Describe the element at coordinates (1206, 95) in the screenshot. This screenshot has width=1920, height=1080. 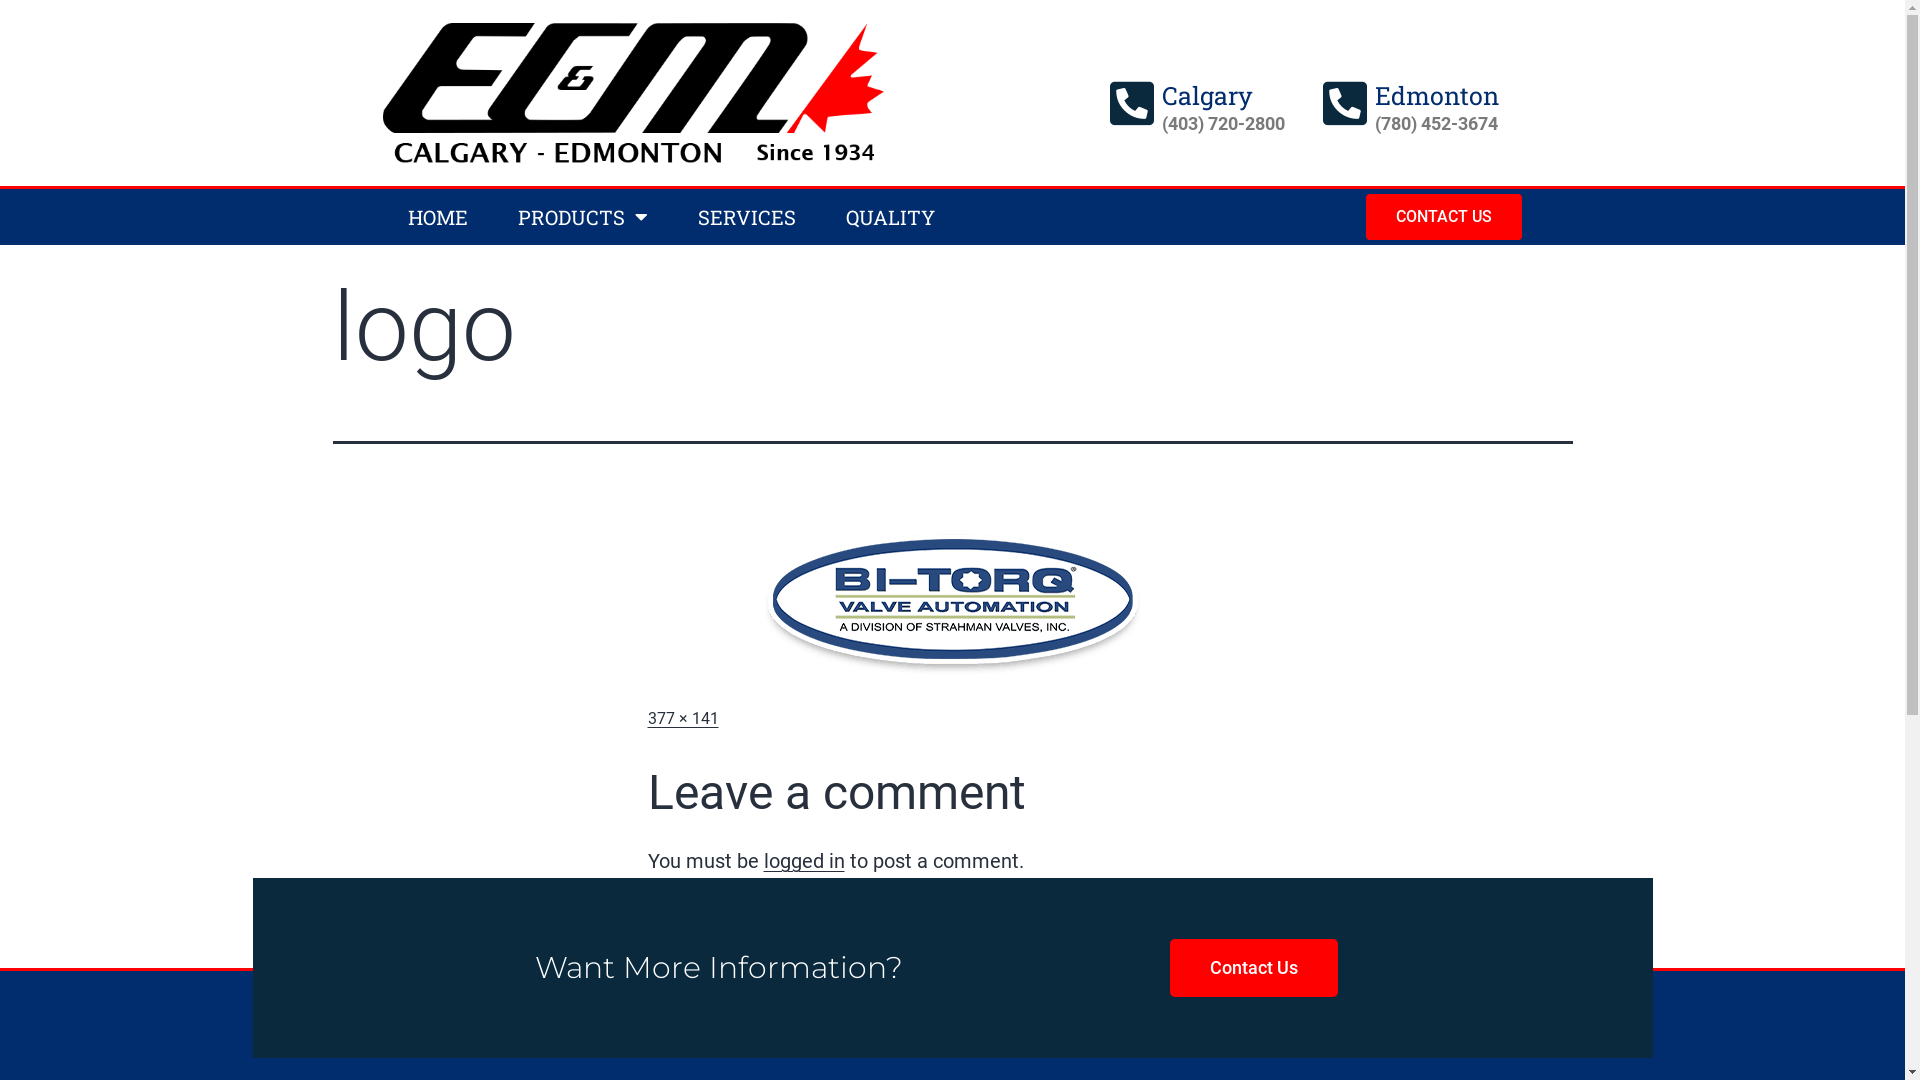
I see `'Calgary'` at that location.